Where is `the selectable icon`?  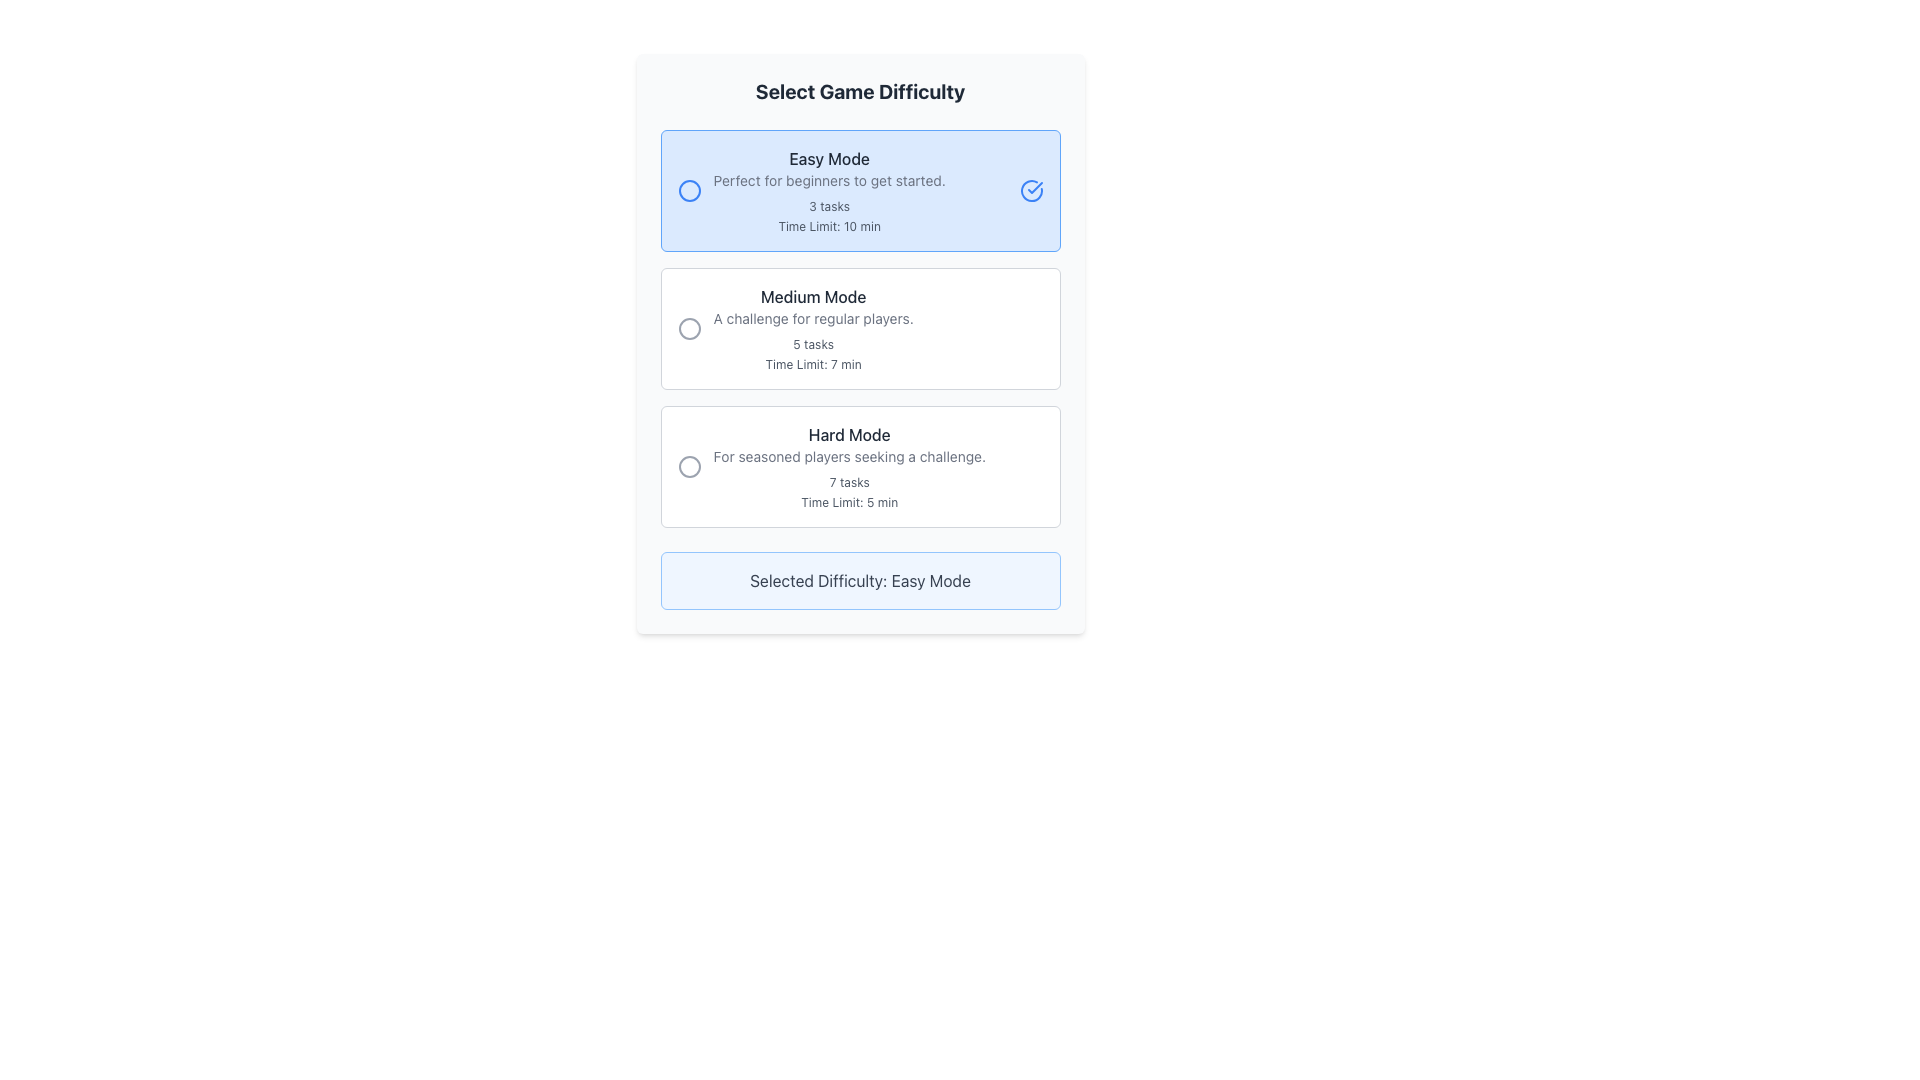 the selectable icon is located at coordinates (689, 466).